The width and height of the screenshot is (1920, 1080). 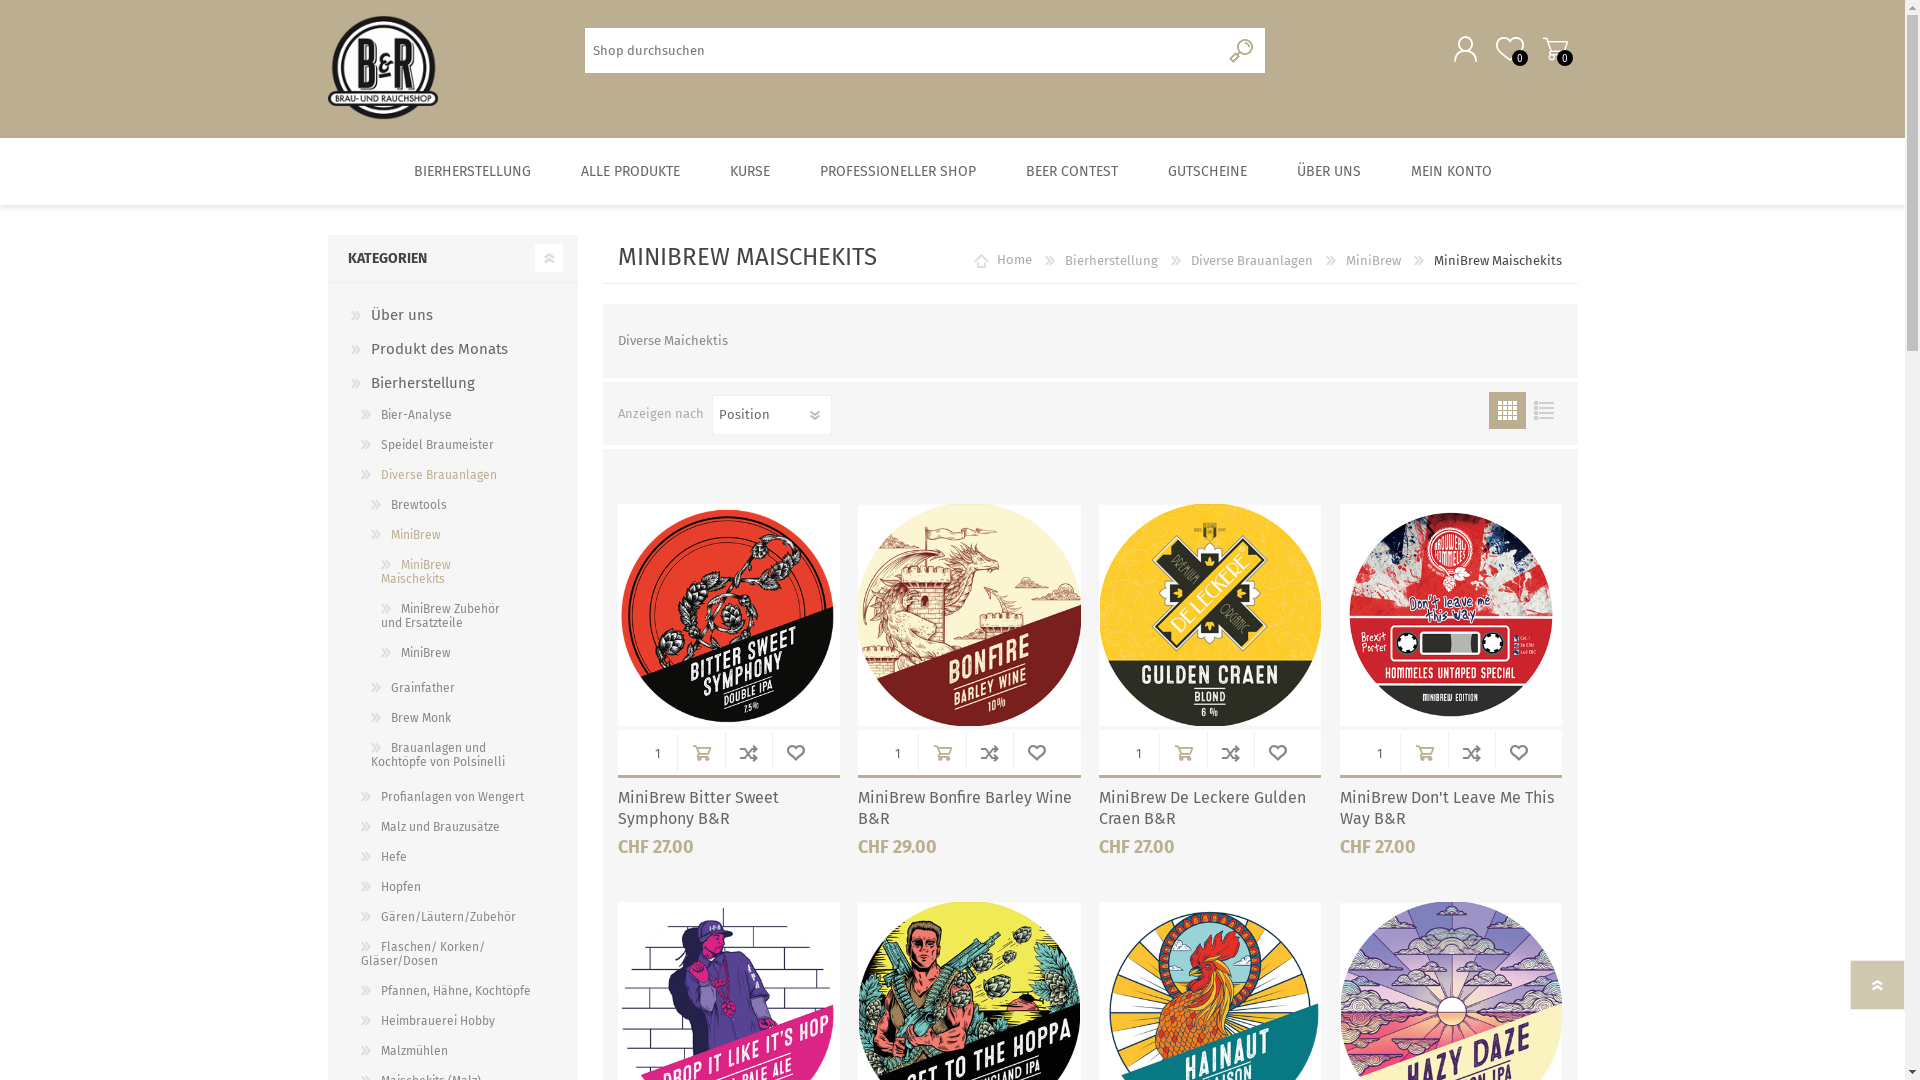 I want to click on 'WUNSCHLISTE', so click(x=1036, y=752).